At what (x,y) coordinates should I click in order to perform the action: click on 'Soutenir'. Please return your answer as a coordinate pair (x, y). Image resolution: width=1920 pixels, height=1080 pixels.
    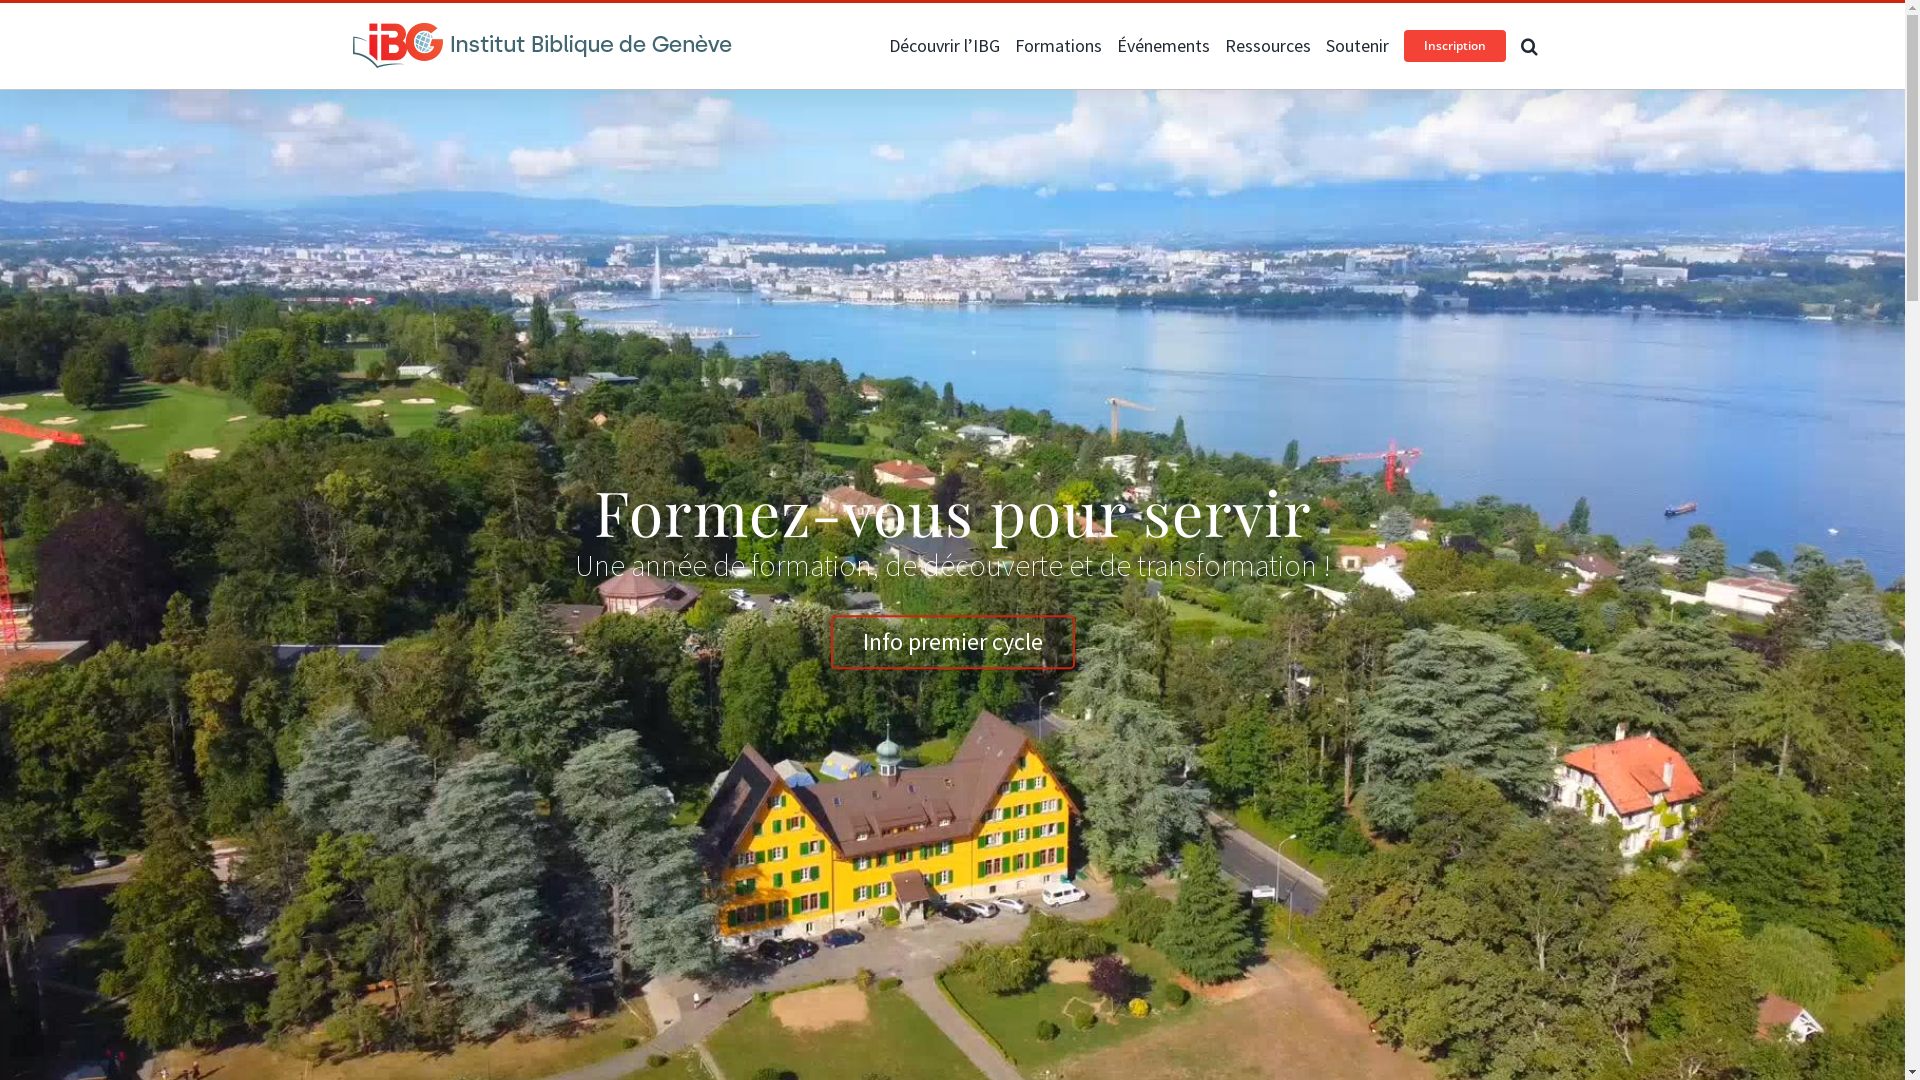
    Looking at the image, I should click on (1357, 45).